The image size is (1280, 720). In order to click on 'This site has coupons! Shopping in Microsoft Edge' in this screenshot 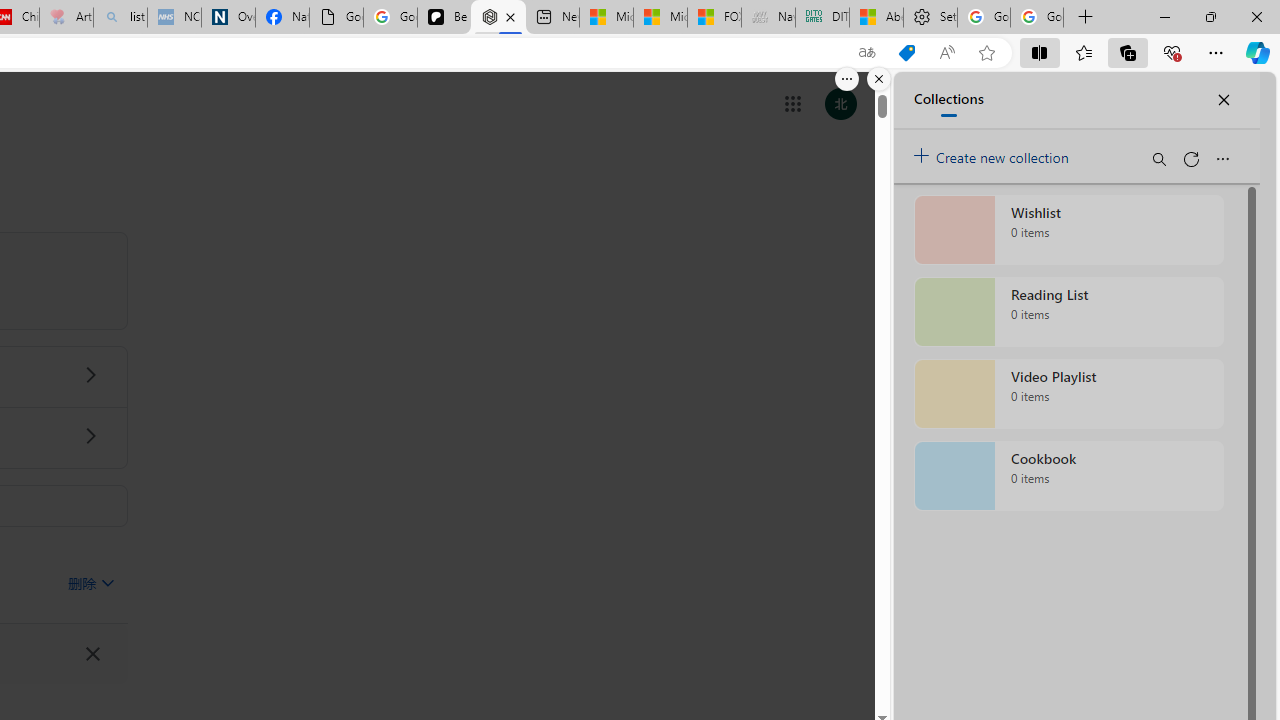, I will do `click(905, 52)`.